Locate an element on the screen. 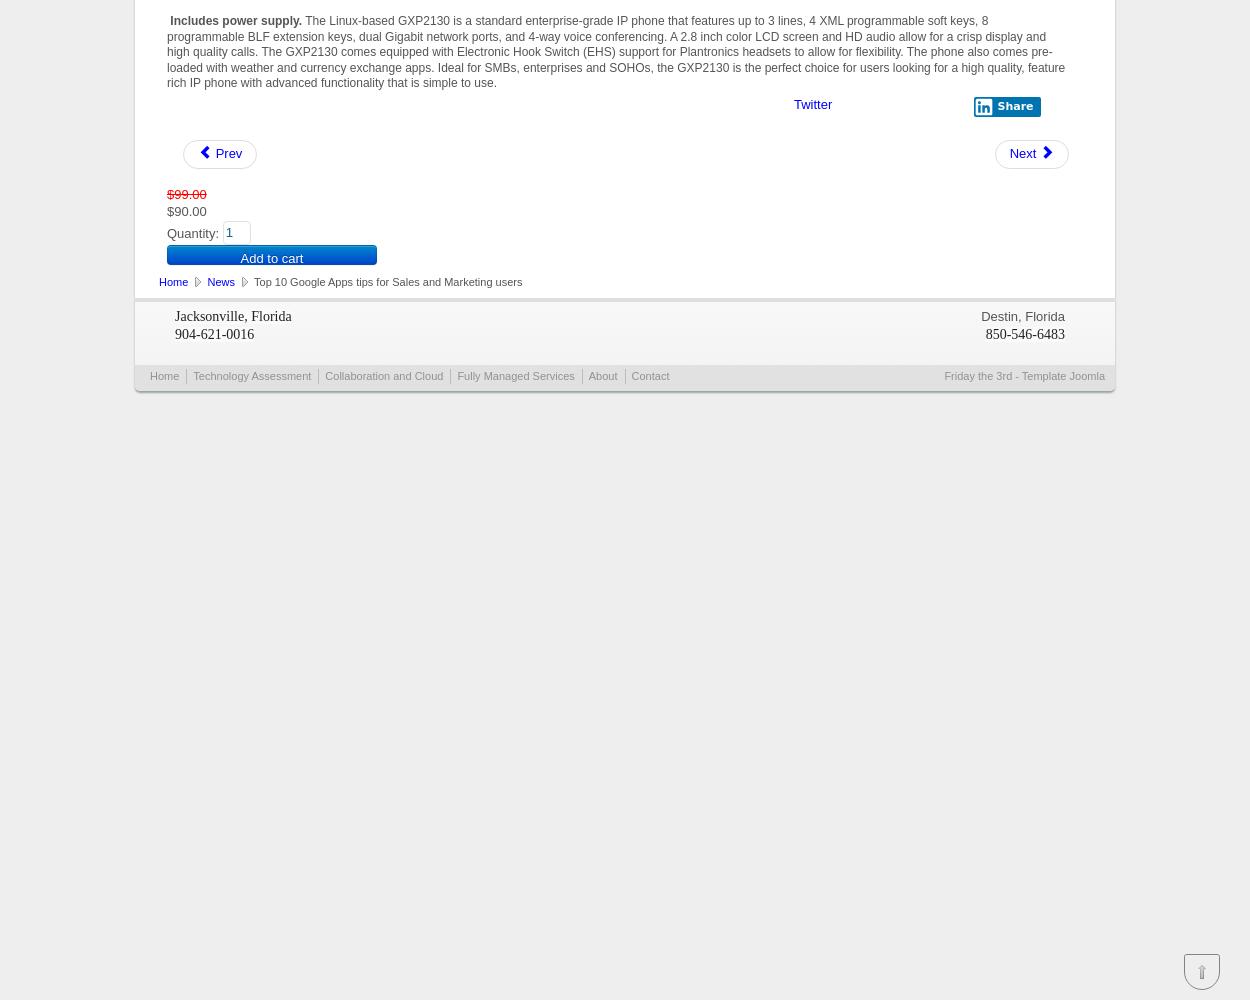 This screenshot has width=1250, height=1000. 'Twitter' is located at coordinates (812, 102).